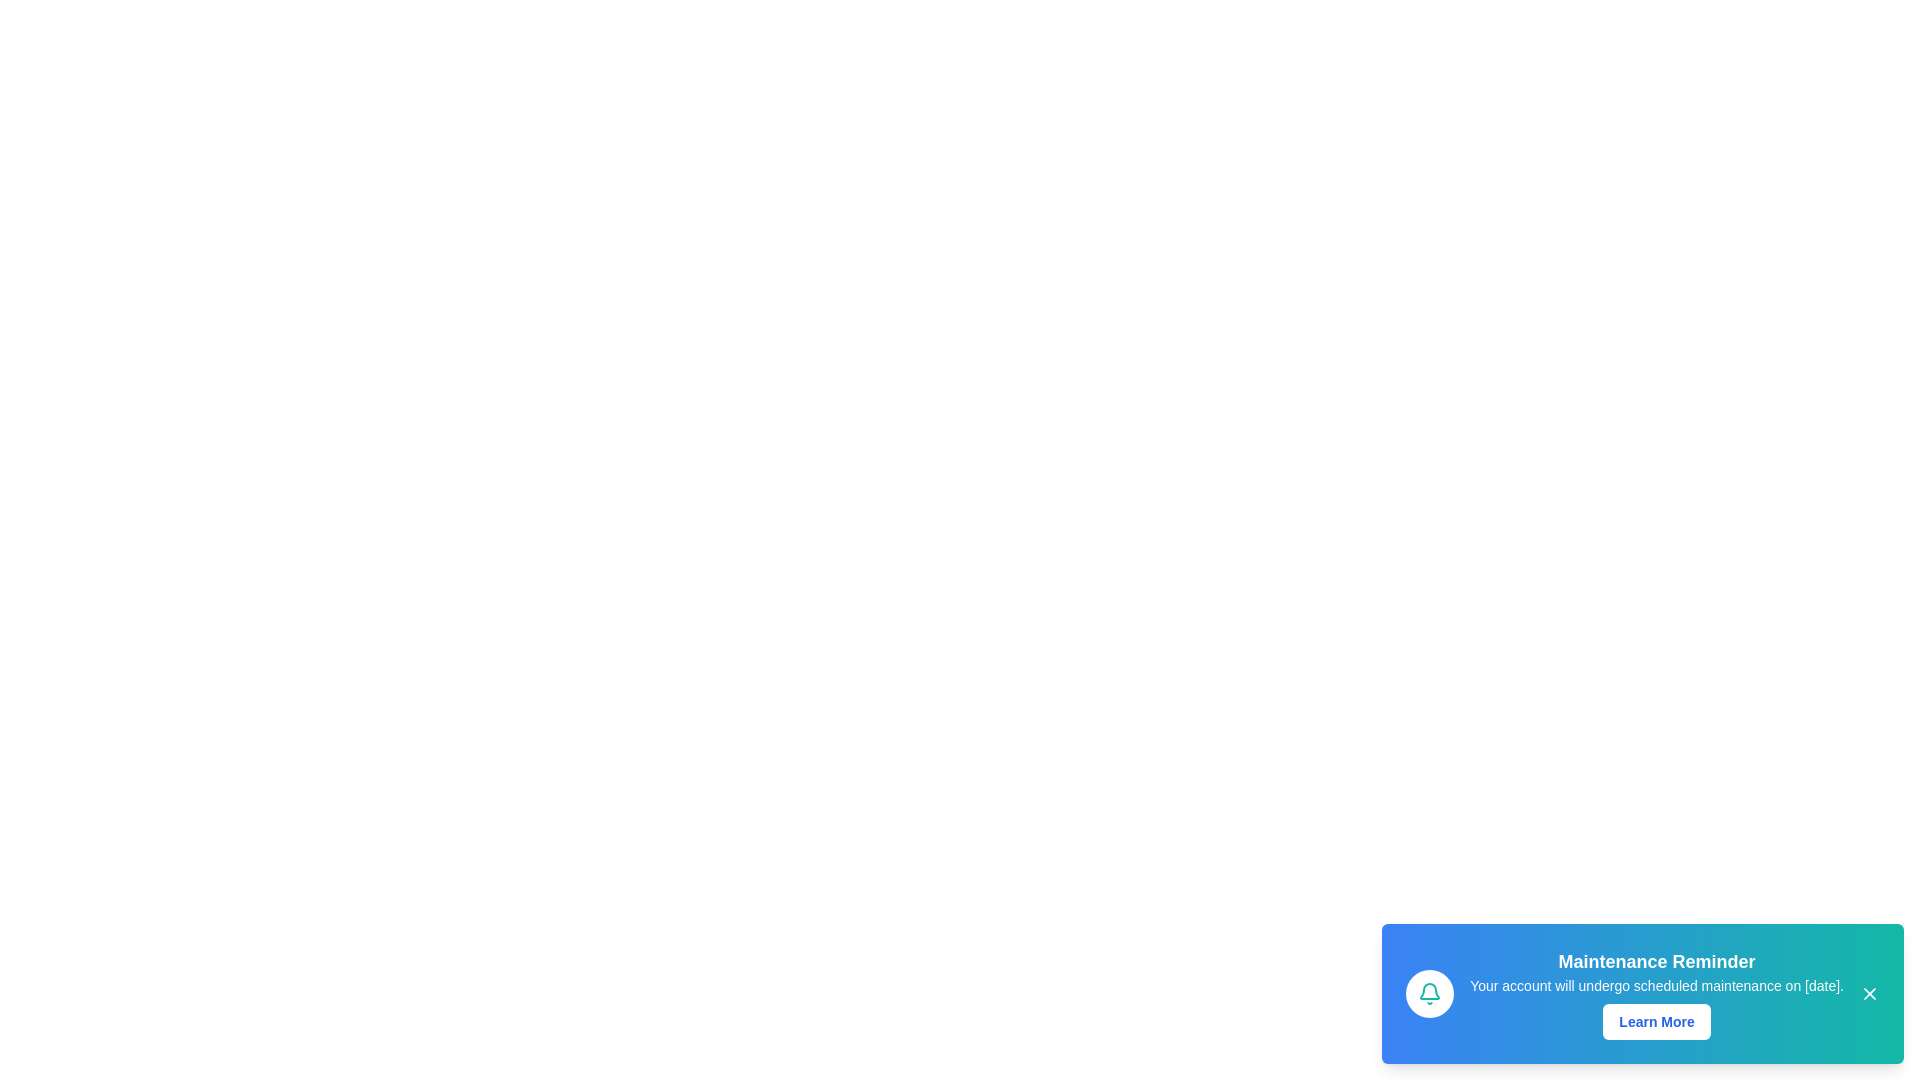  I want to click on the Heading text in the notification card located at the bottom-right corner of the interface, which summarizes the message content, so click(1657, 960).